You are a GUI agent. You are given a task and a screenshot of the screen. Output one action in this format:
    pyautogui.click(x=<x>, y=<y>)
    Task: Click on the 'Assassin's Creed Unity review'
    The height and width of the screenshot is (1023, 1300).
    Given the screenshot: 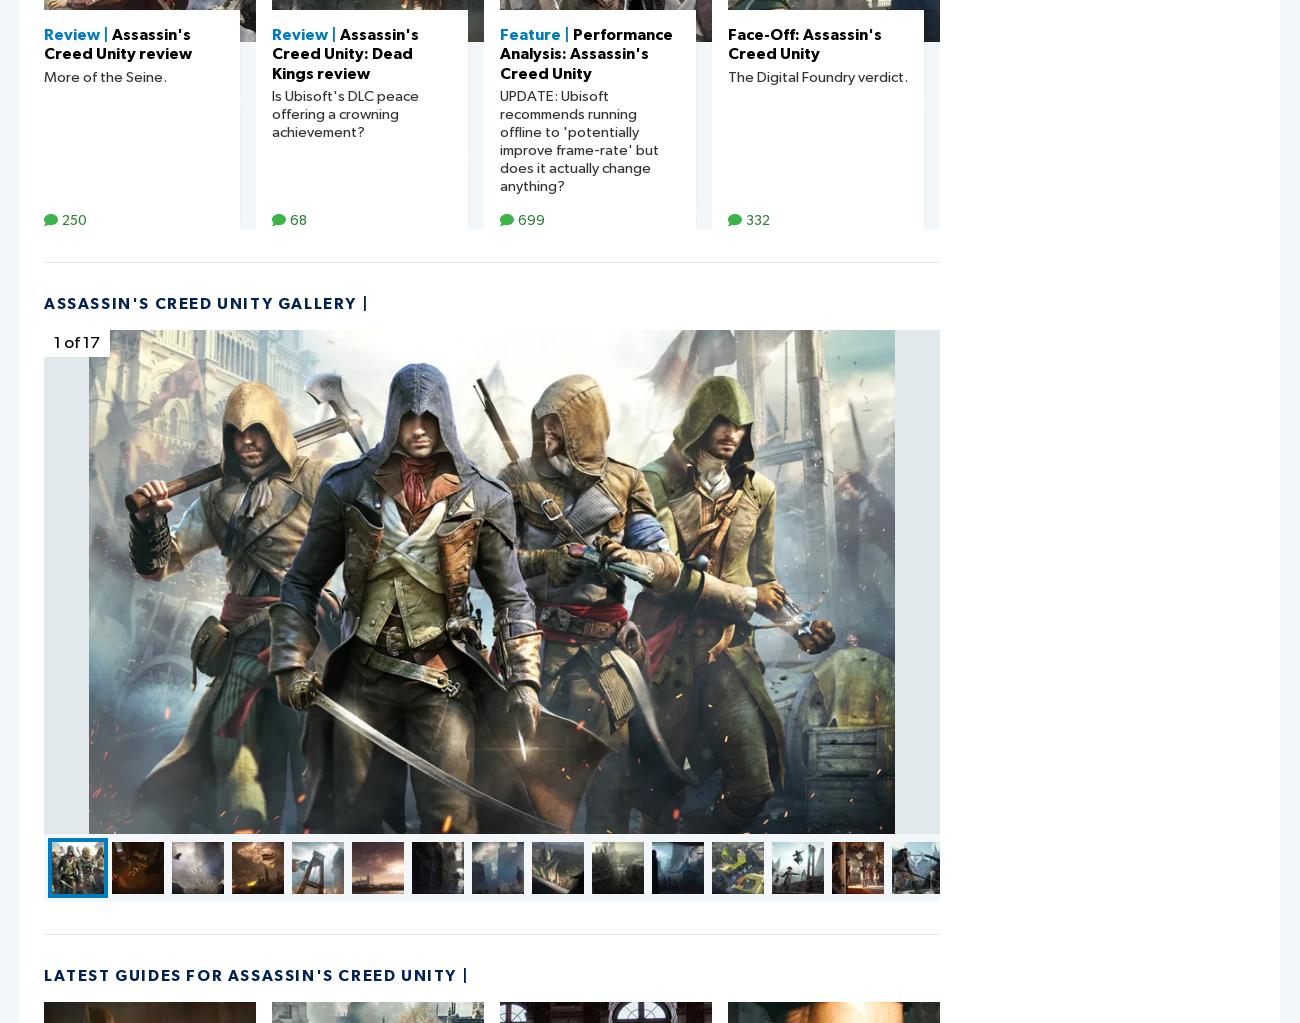 What is the action you would take?
    pyautogui.click(x=117, y=43)
    